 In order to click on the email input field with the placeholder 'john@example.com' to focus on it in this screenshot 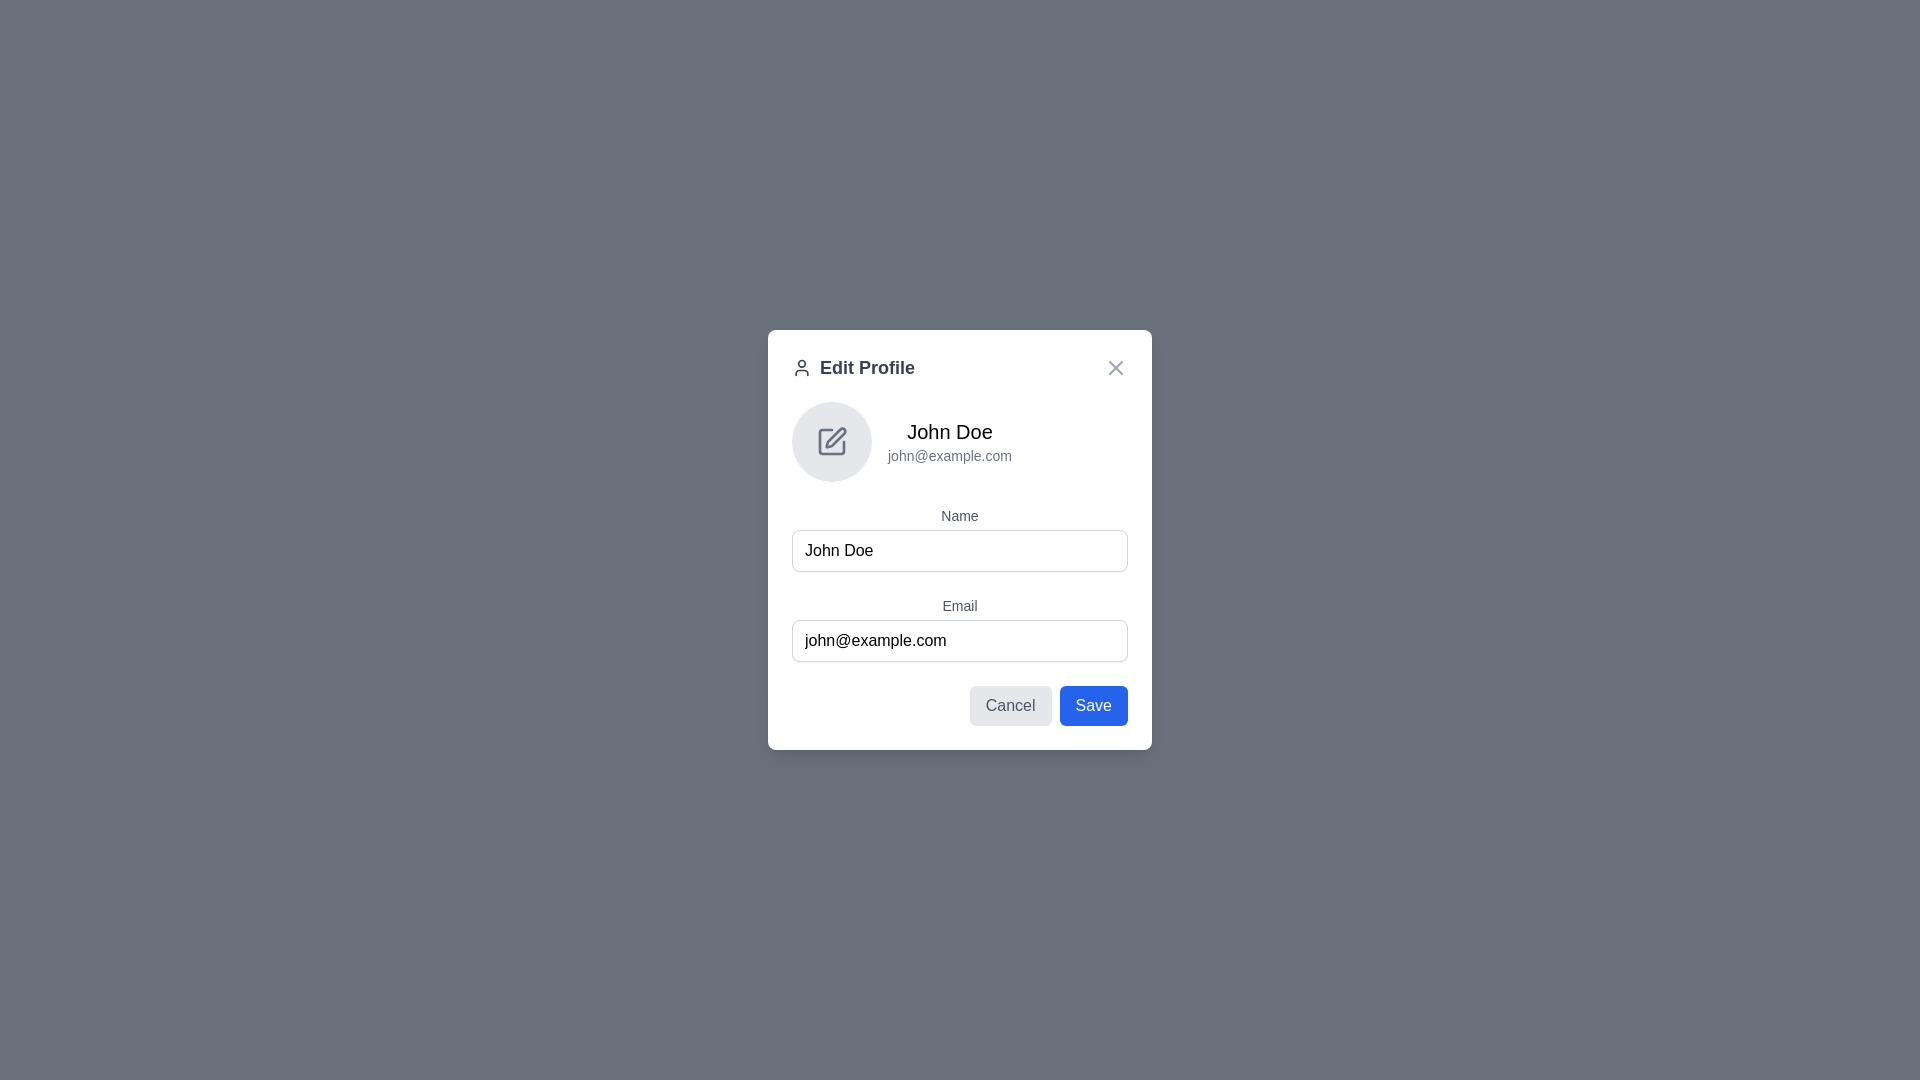, I will do `click(960, 640)`.